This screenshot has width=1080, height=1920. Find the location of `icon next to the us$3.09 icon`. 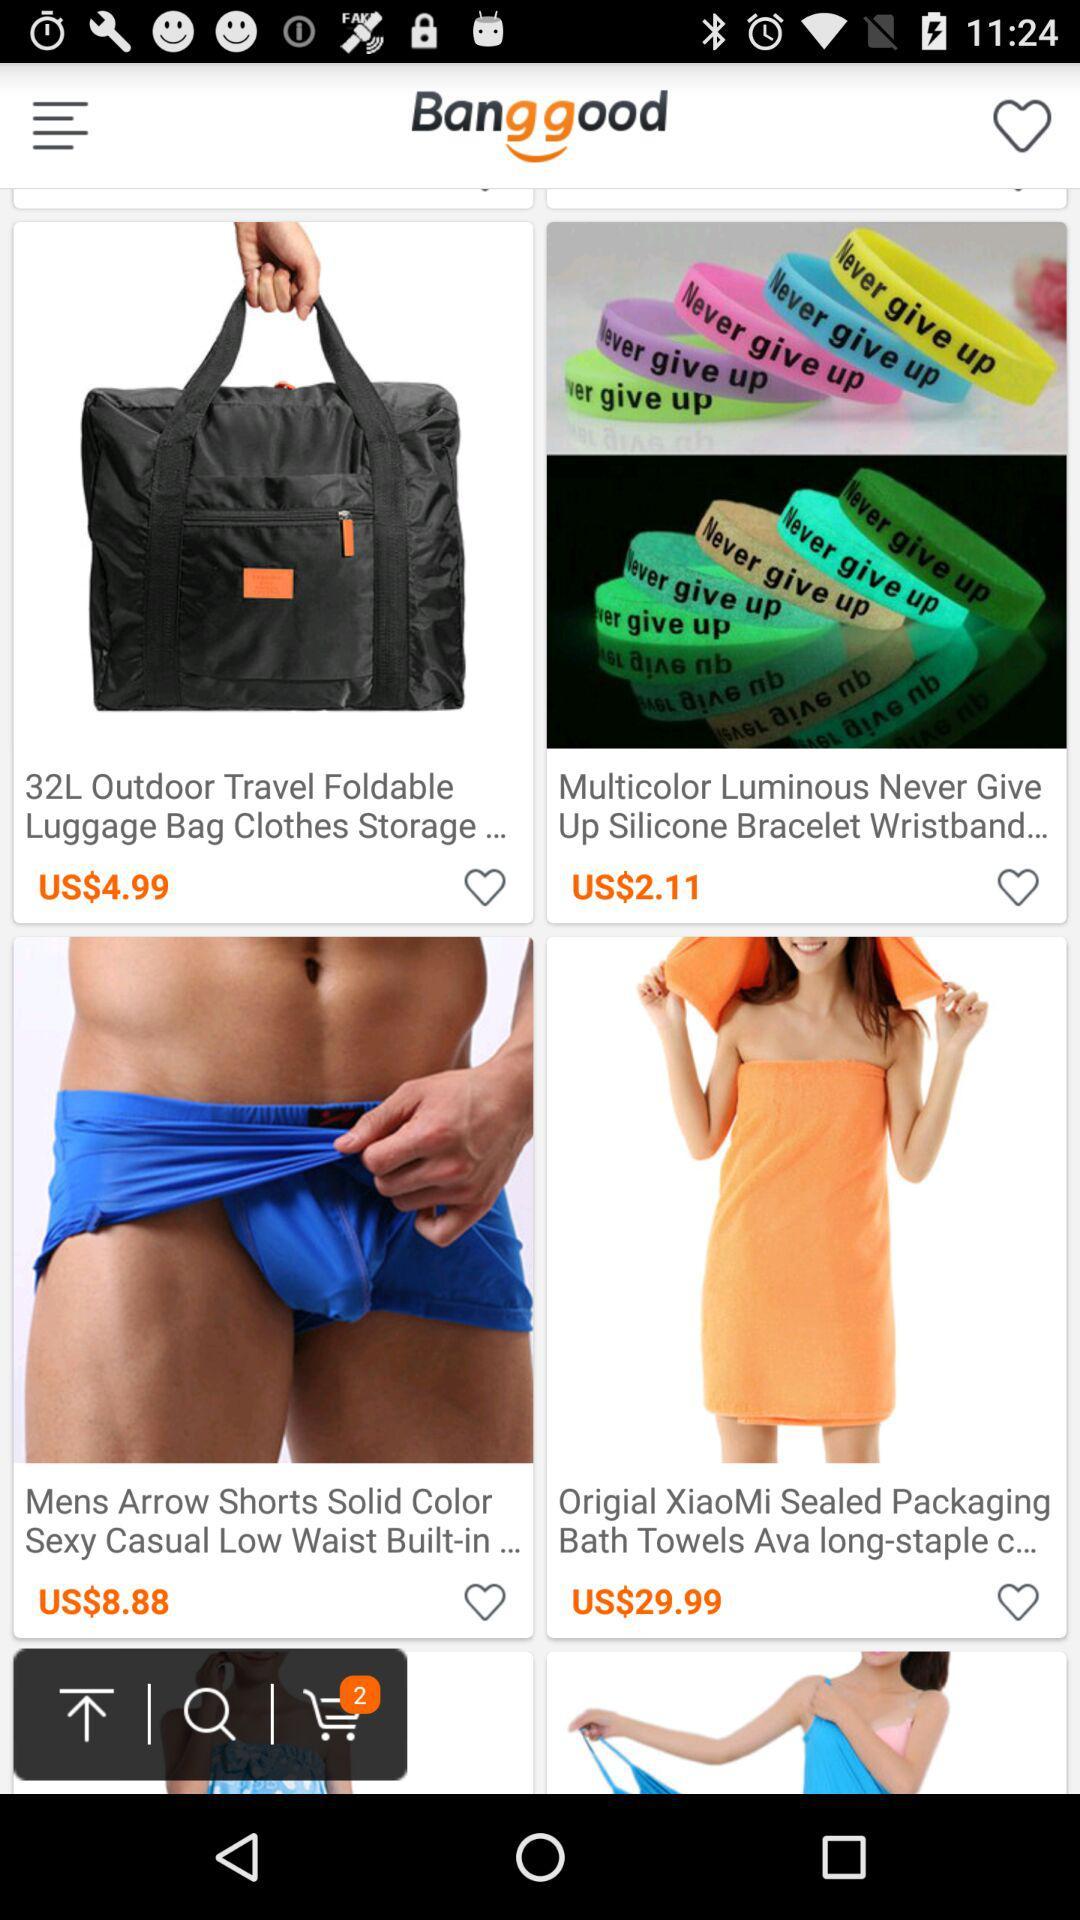

icon next to the us$3.09 icon is located at coordinates (538, 124).